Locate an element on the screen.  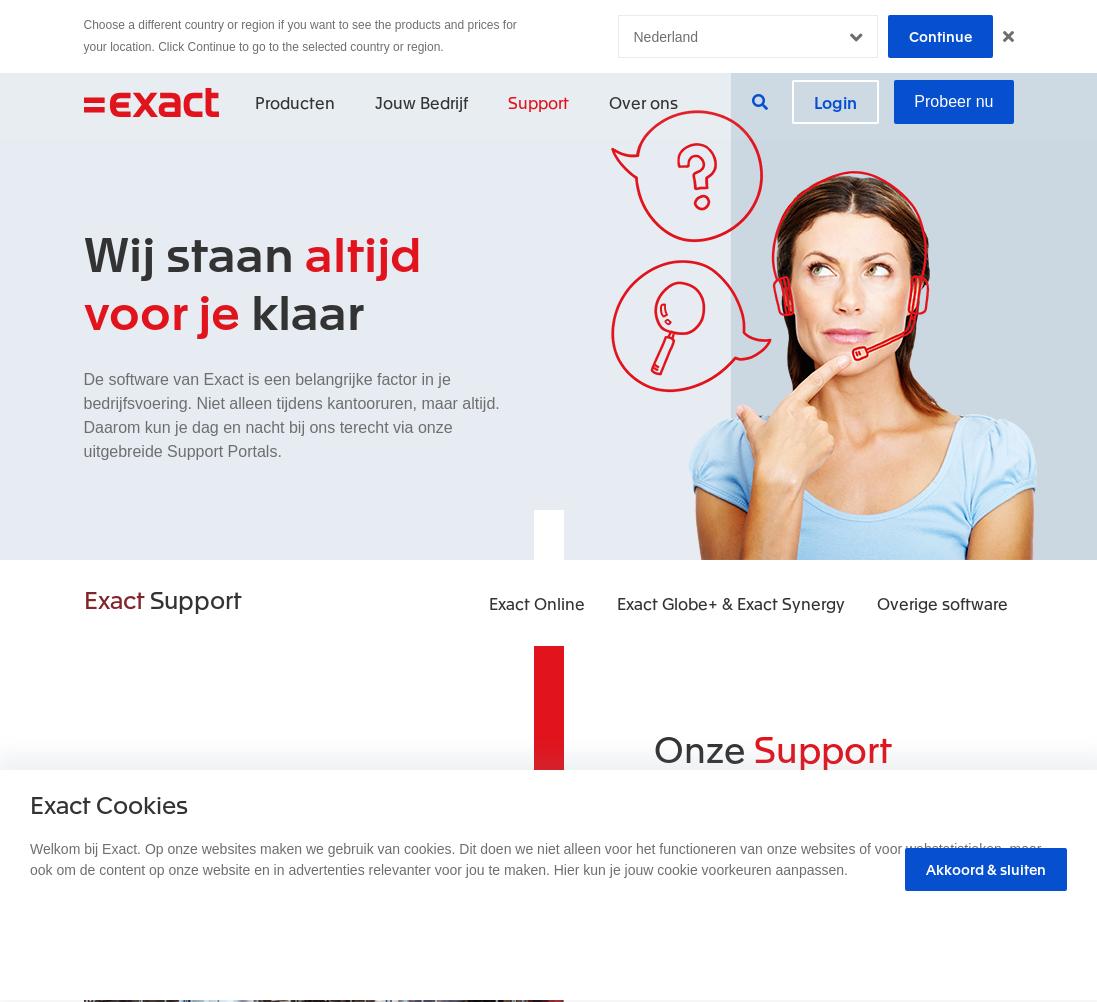
'Exact Online' is located at coordinates (534, 602).